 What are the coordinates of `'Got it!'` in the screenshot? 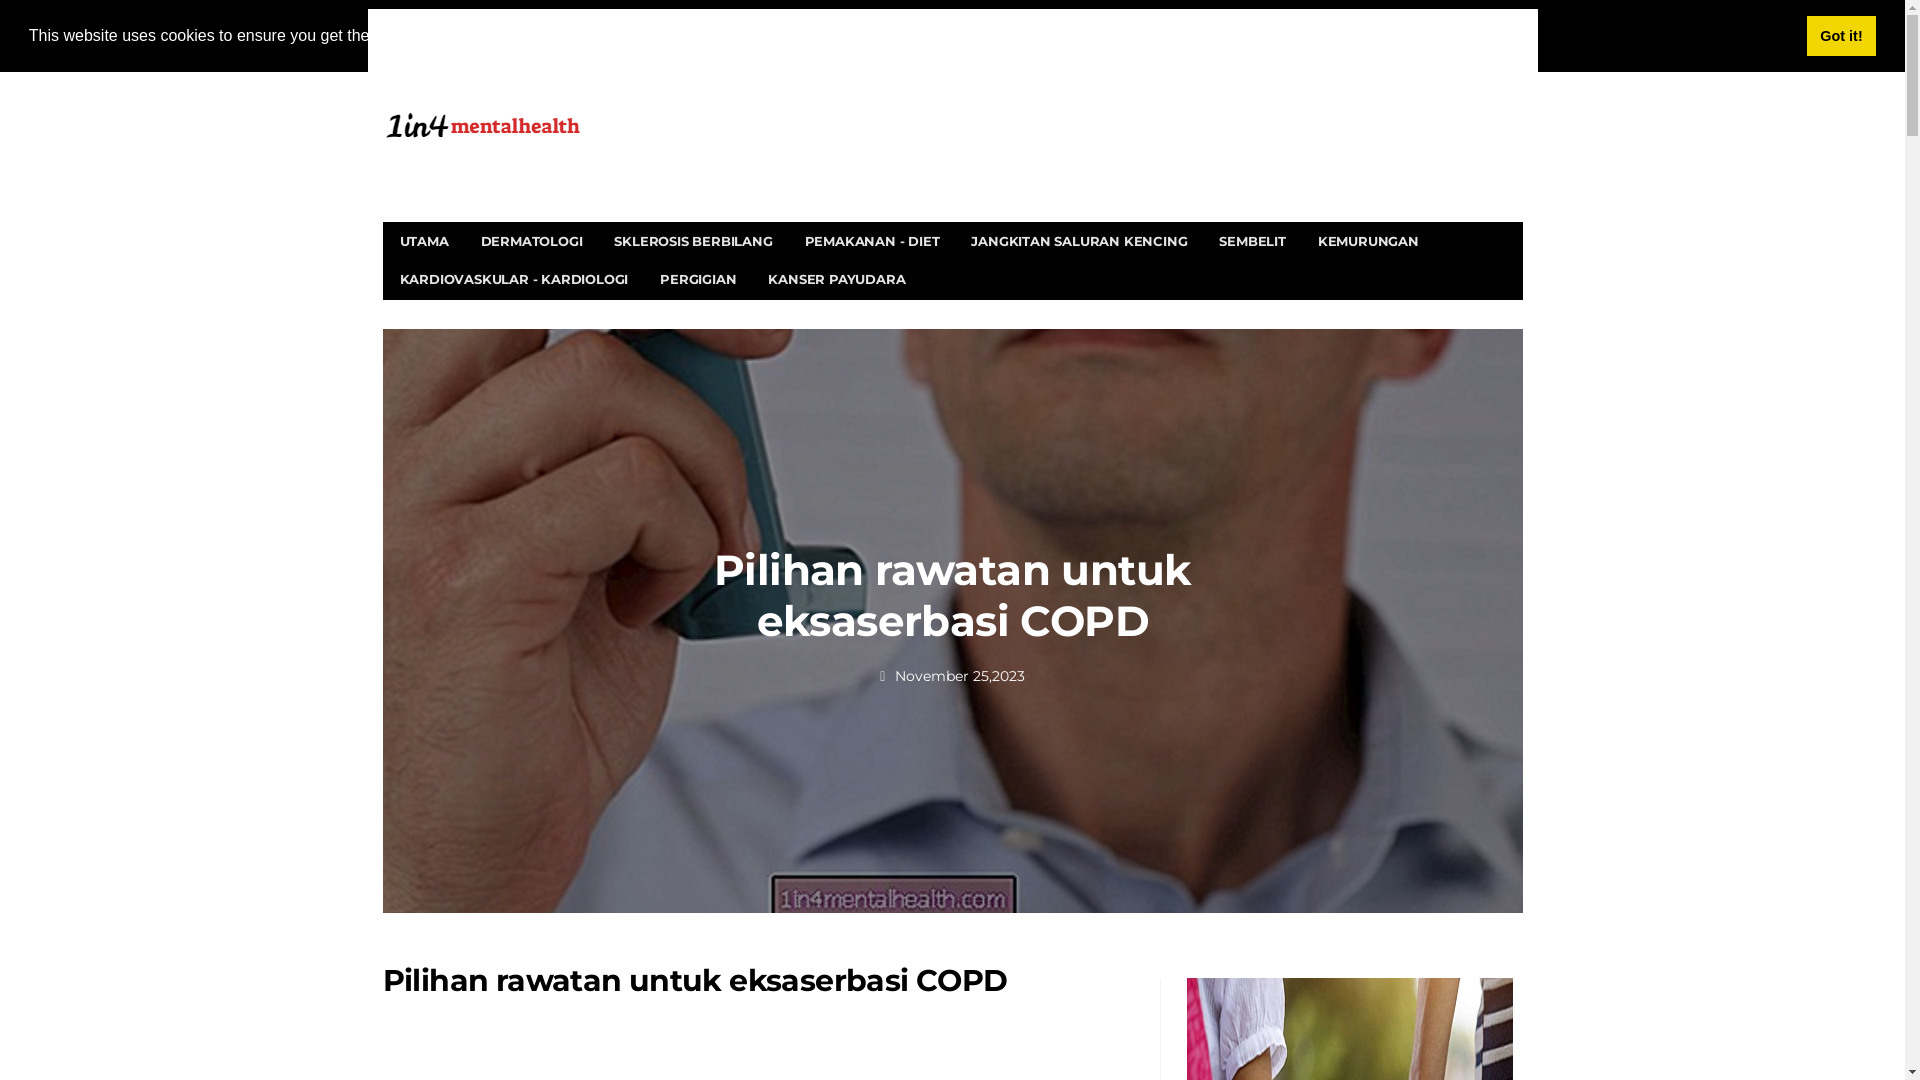 It's located at (1840, 35).